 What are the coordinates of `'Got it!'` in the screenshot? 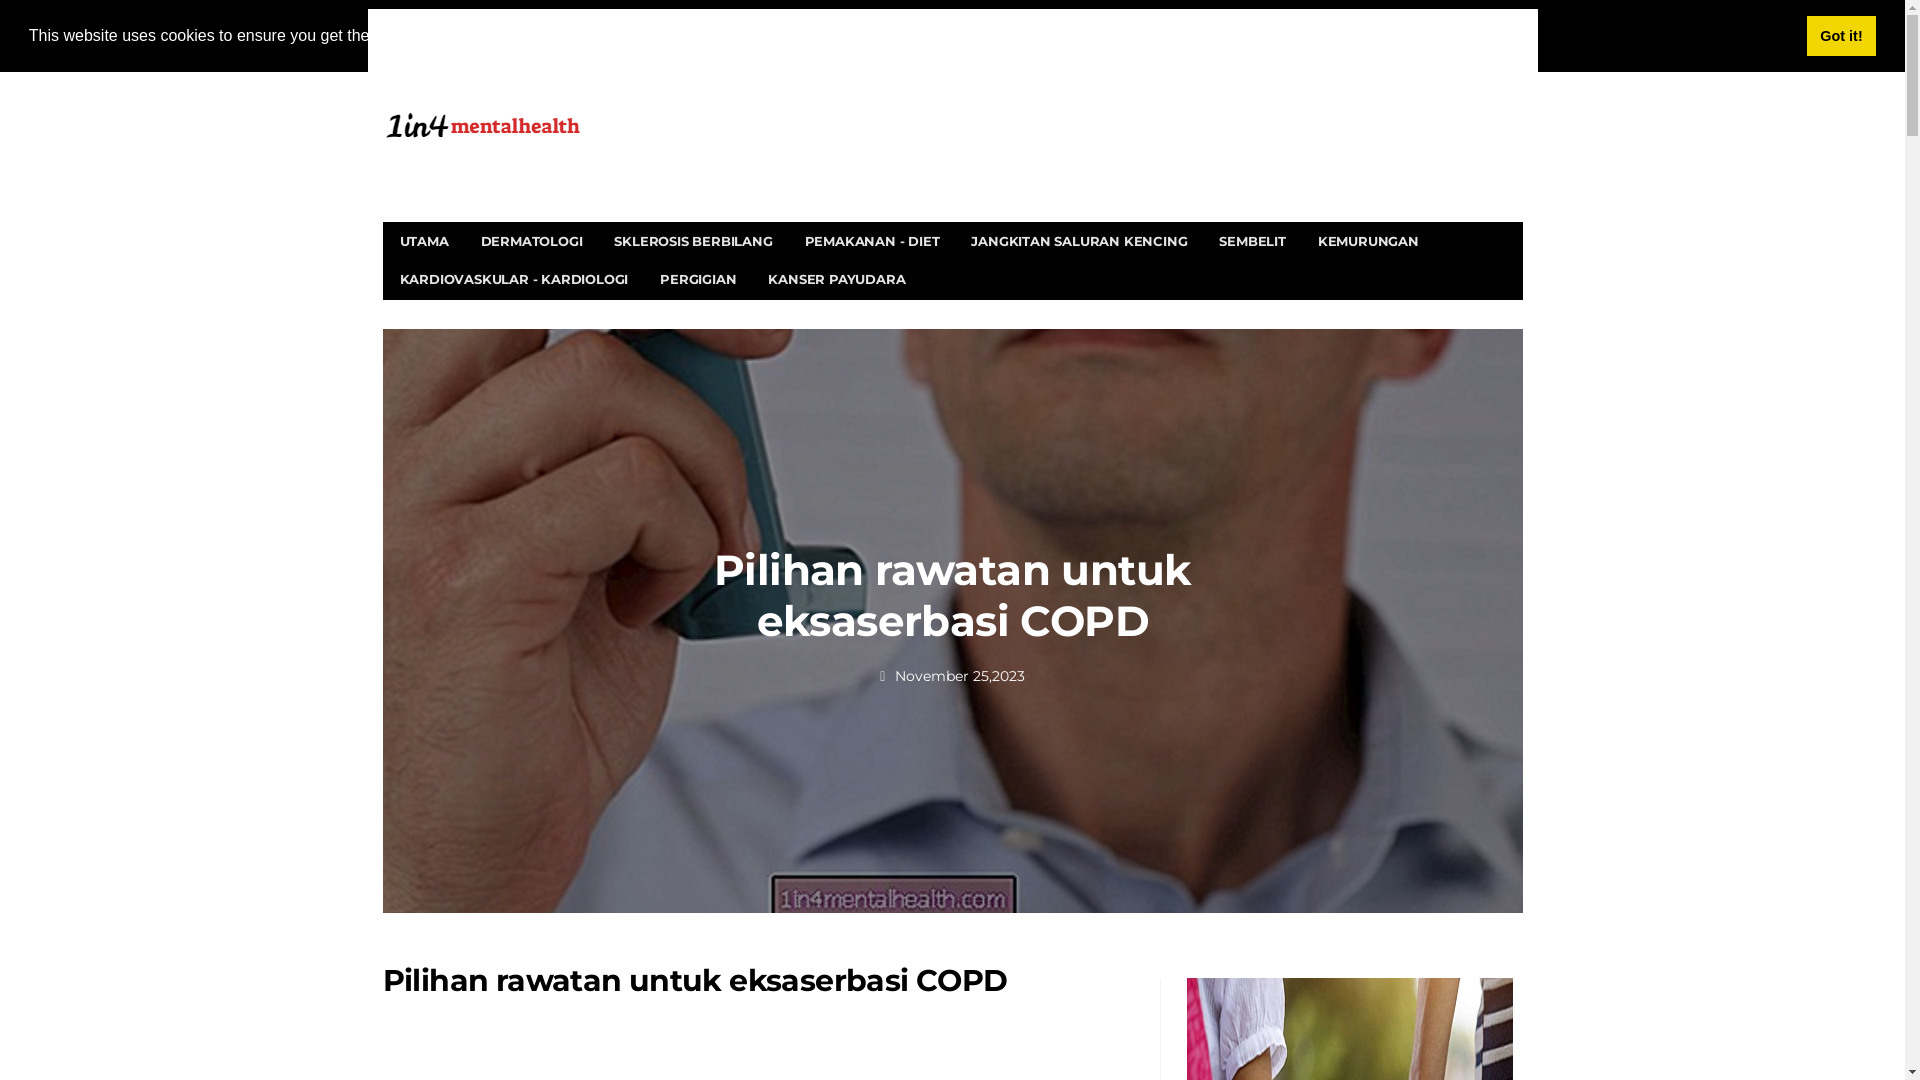 It's located at (1840, 35).